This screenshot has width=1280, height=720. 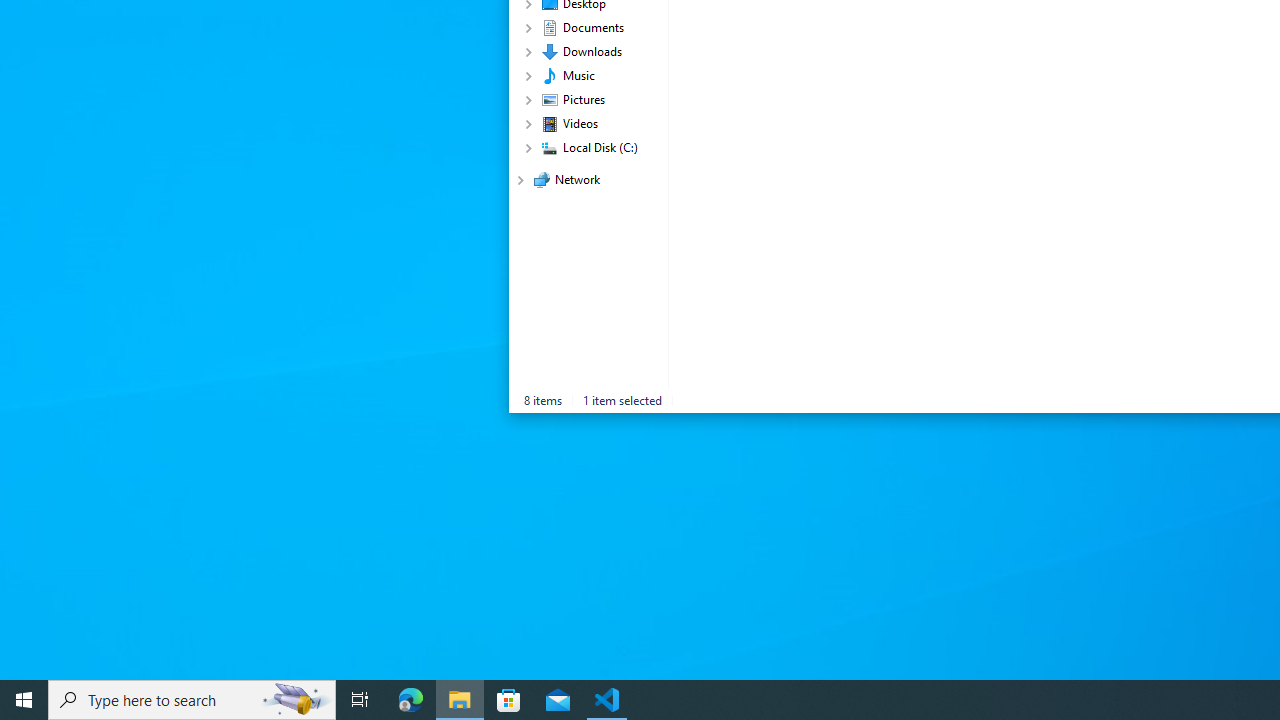 What do you see at coordinates (410, 698) in the screenshot?
I see `'Microsoft Edge'` at bounding box center [410, 698].